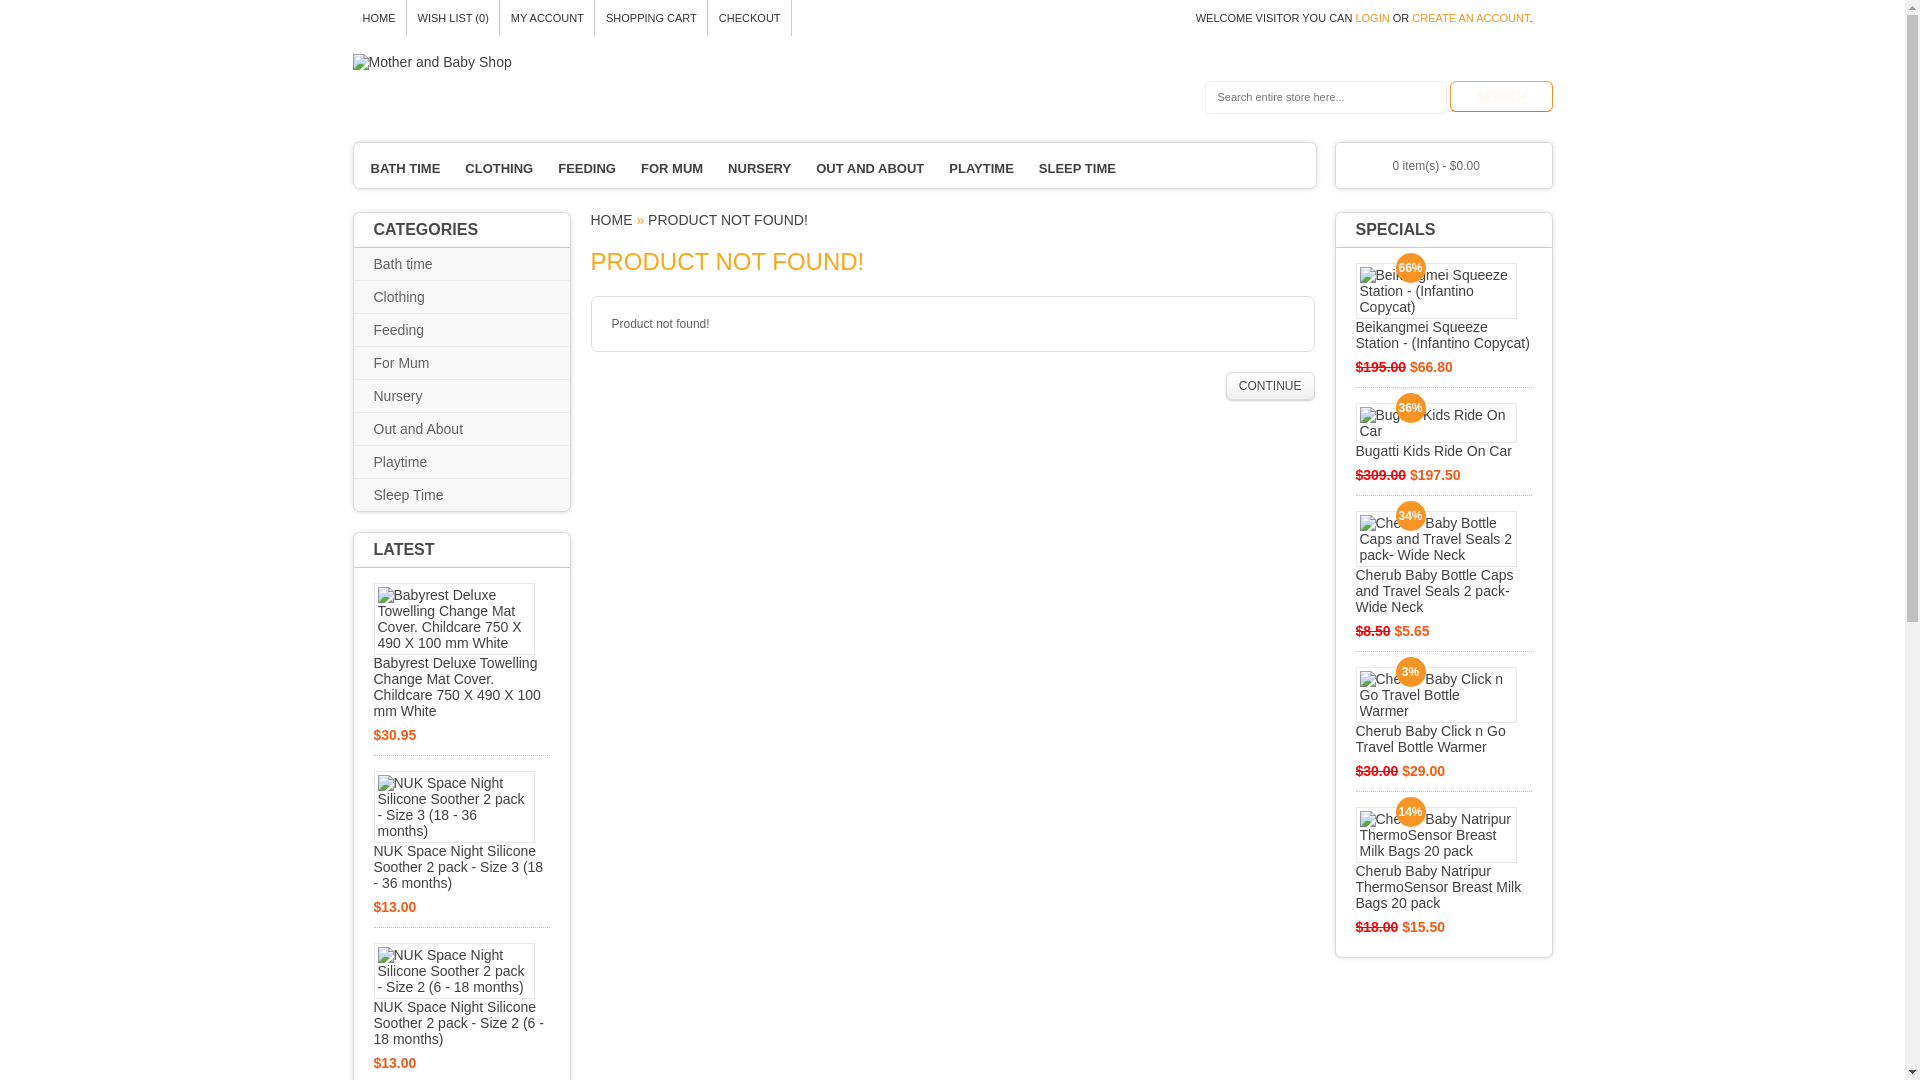  Describe the element at coordinates (417, 262) in the screenshot. I see `'Bath time'` at that location.